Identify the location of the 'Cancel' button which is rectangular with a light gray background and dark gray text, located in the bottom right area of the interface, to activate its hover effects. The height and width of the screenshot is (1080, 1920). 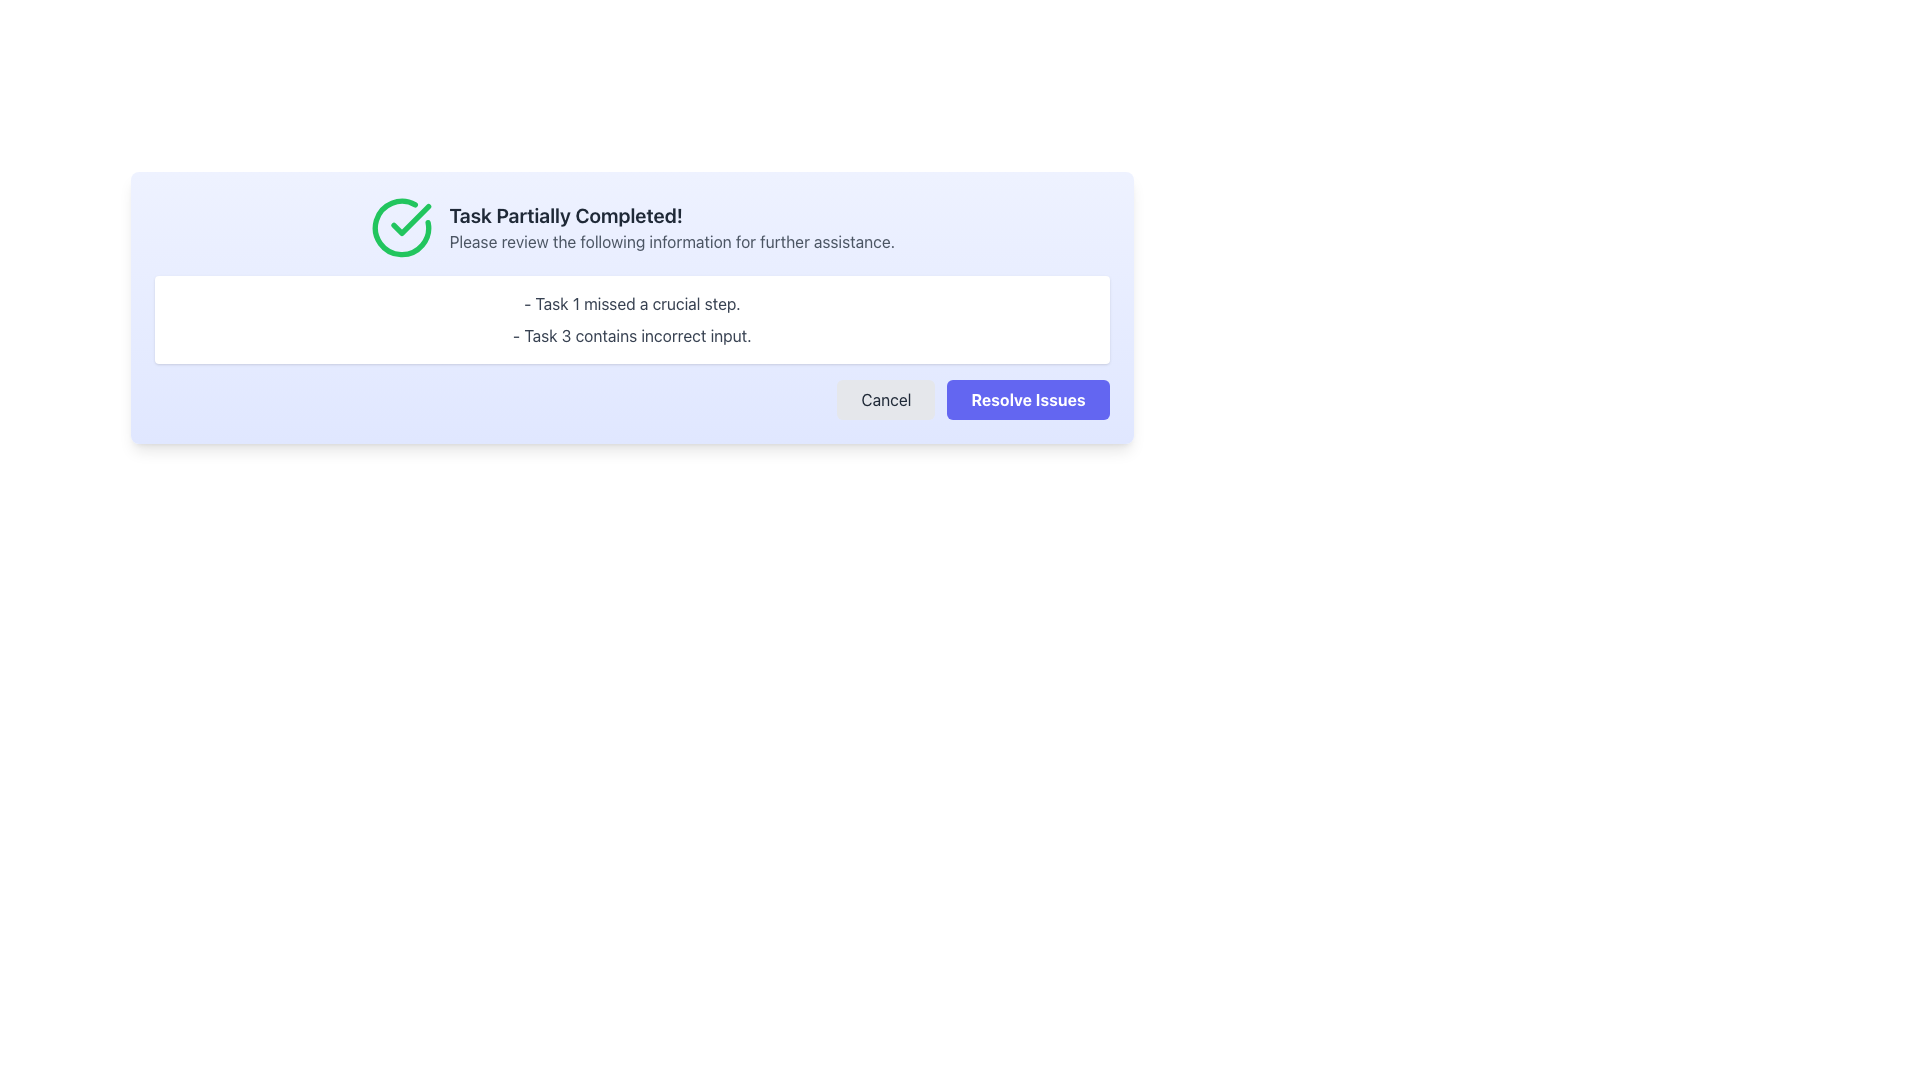
(885, 400).